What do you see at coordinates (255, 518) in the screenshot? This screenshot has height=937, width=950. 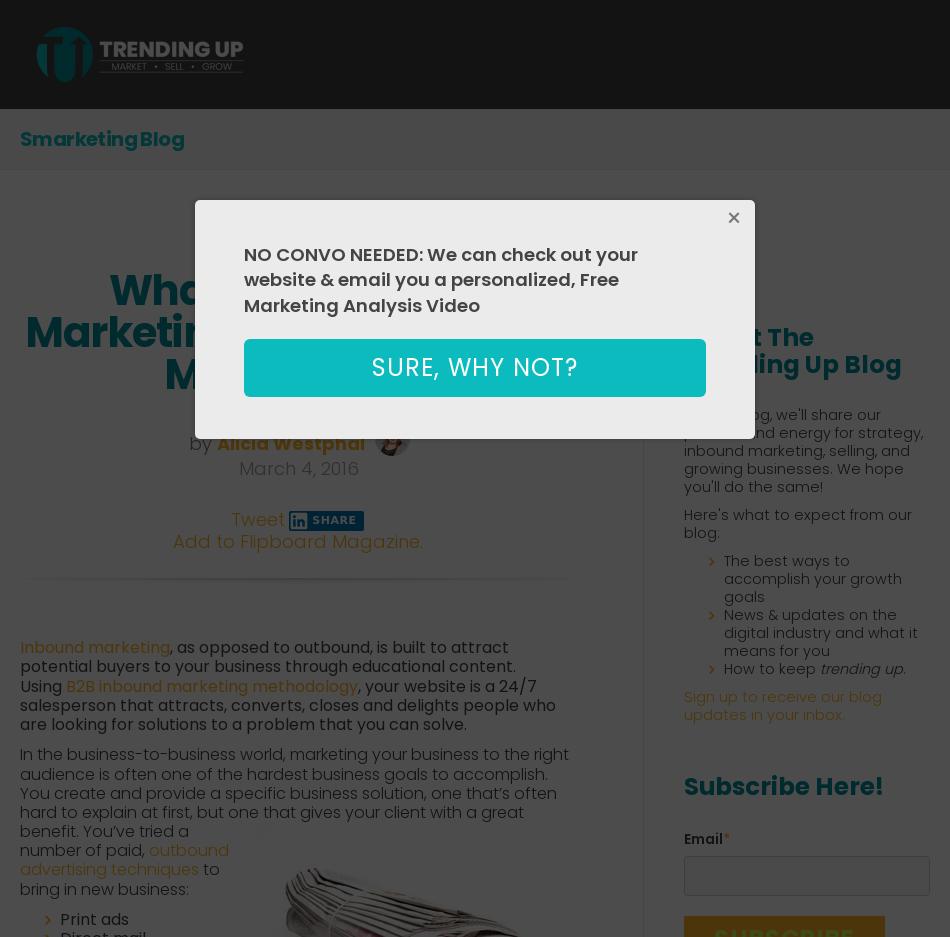 I see `'Tweet'` at bounding box center [255, 518].